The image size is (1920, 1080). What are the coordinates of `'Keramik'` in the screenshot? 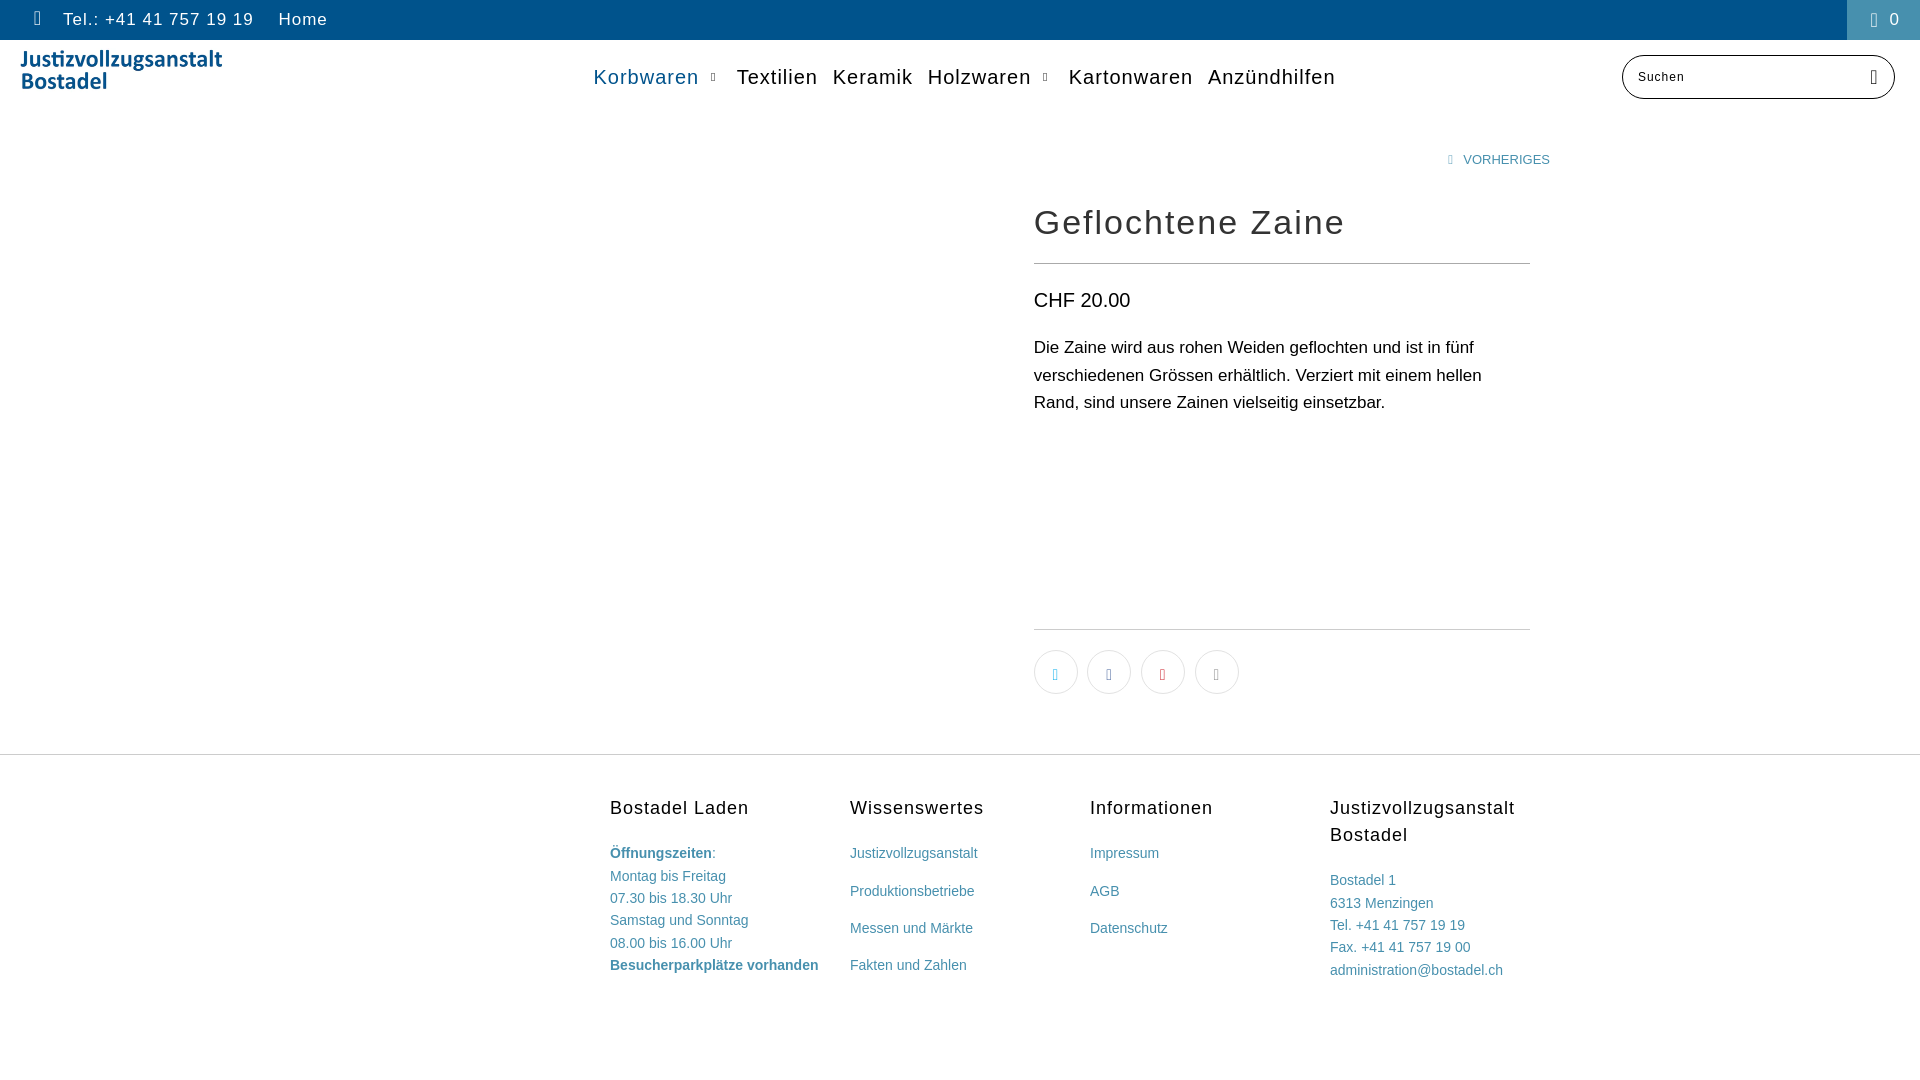 It's located at (873, 76).